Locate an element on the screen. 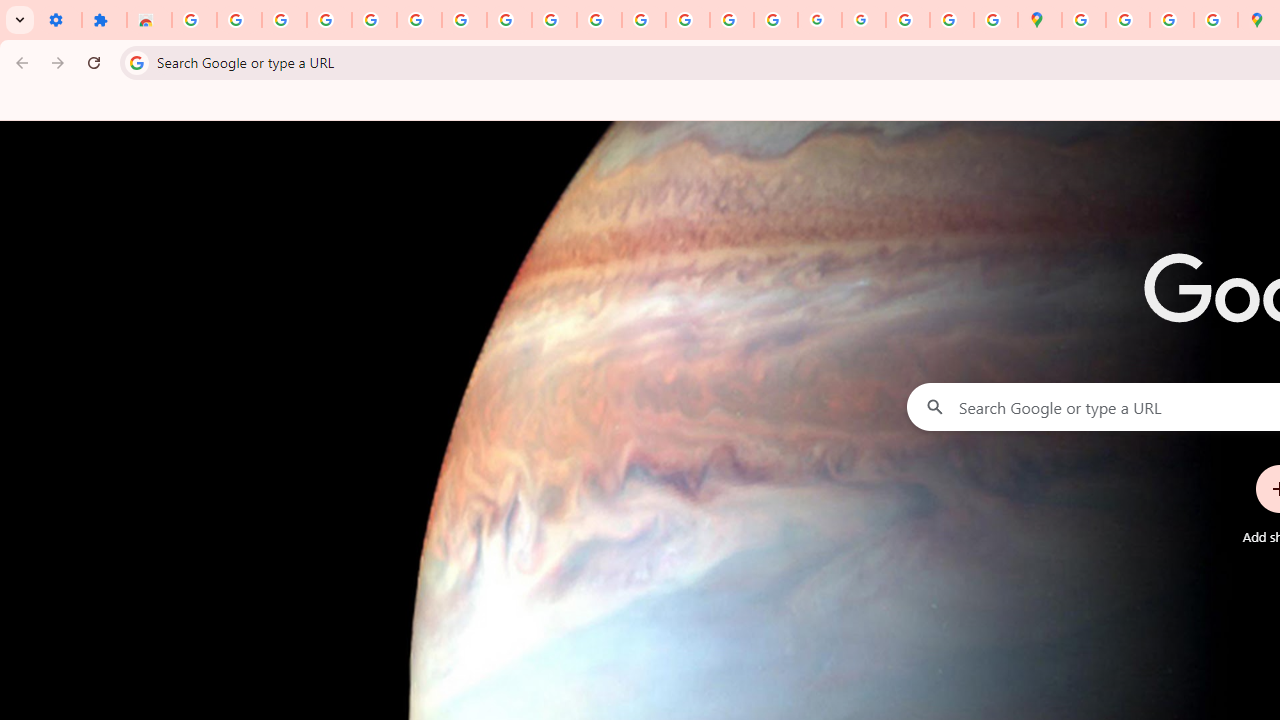 The image size is (1280, 720). 'YouTube' is located at coordinates (554, 20).